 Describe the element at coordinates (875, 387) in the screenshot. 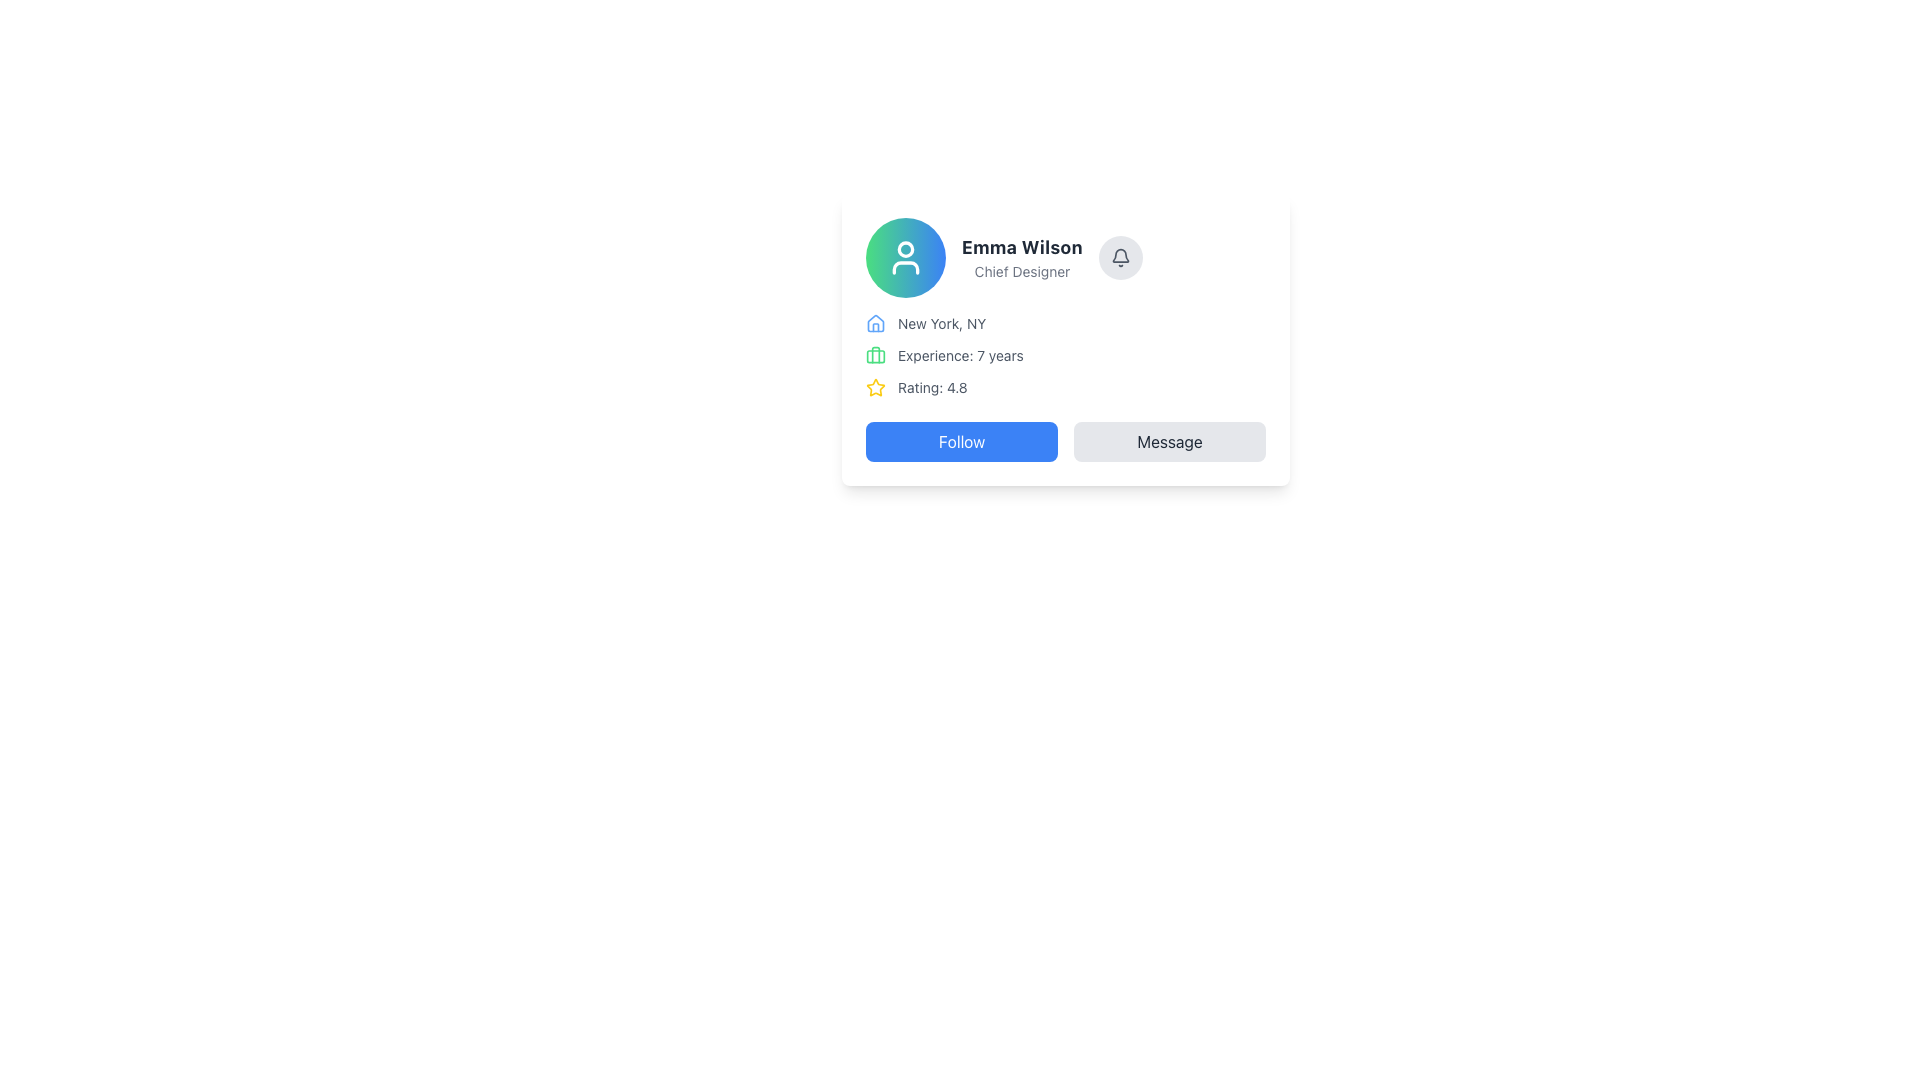

I see `the yellow star icon with a white fill inside, which is located to the left of the text 'Rating: 4.8' in the user profile card` at that location.